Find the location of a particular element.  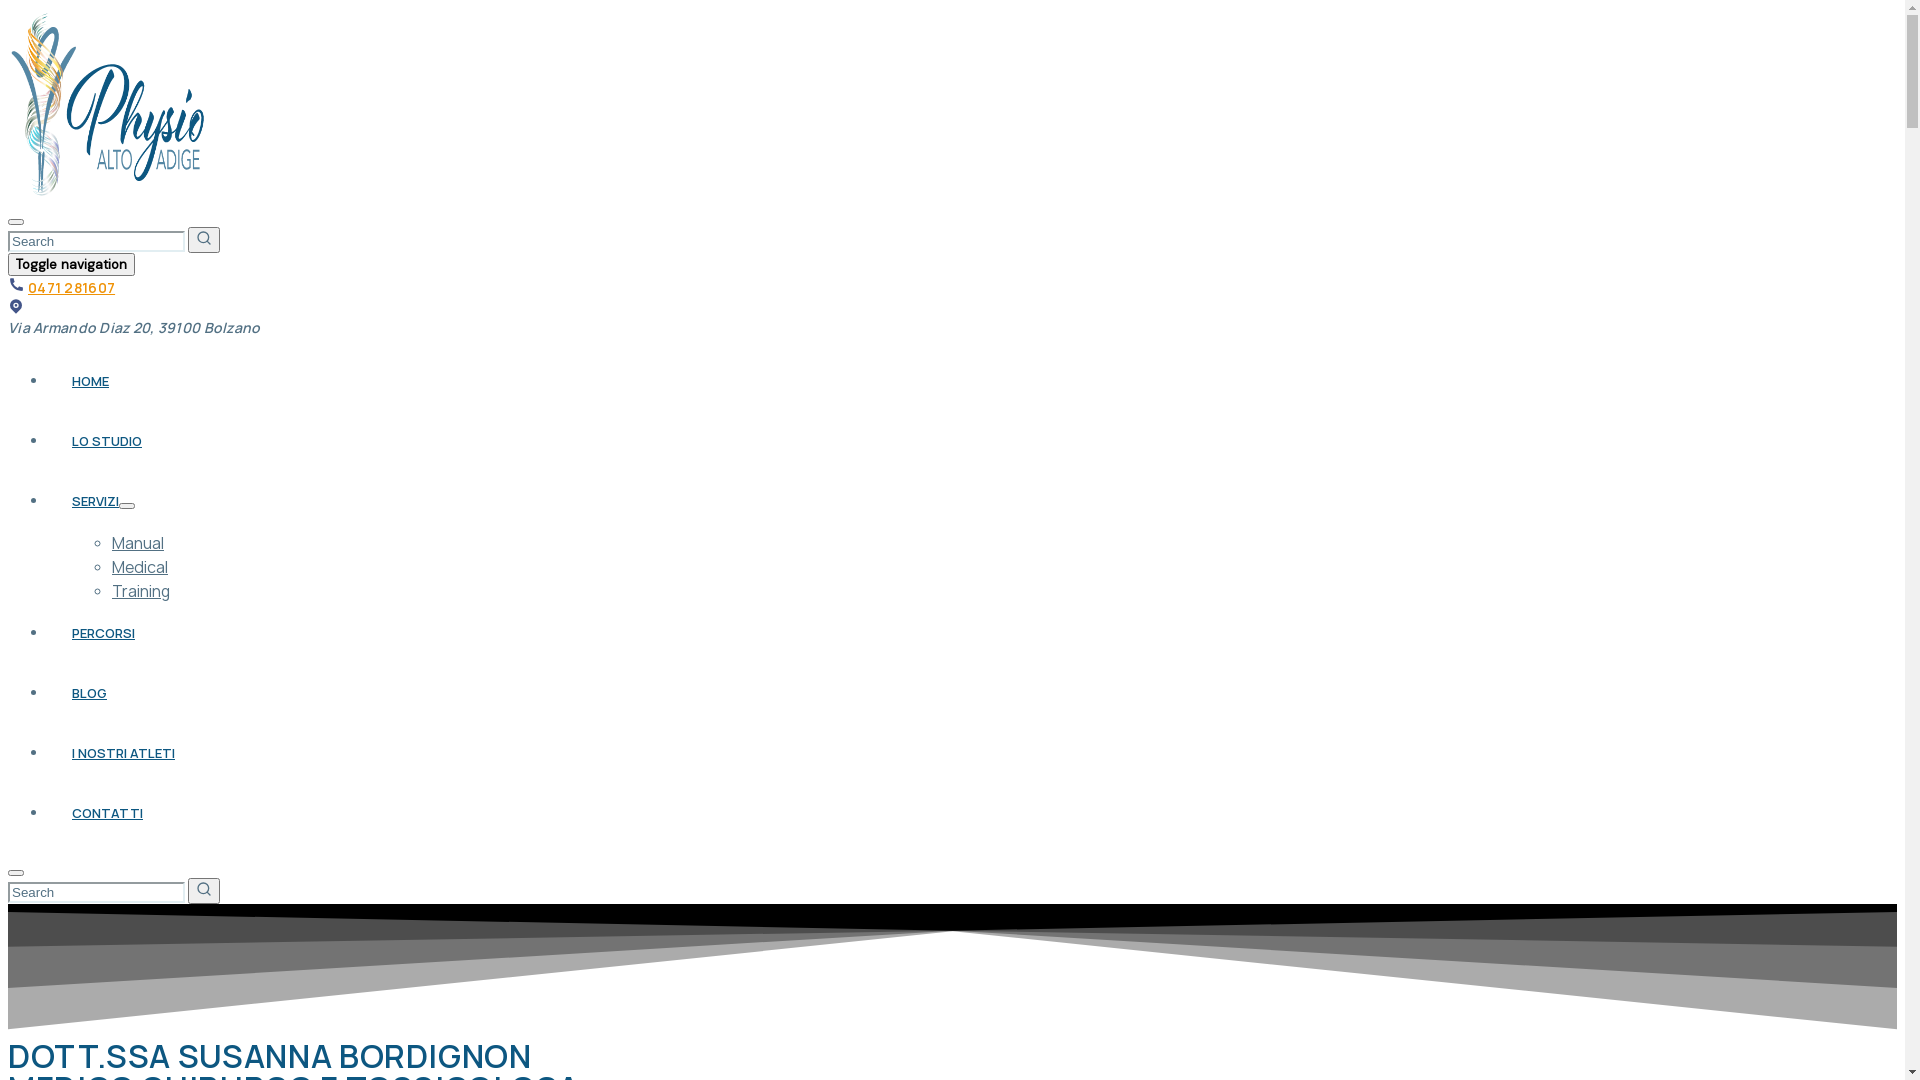

'Open Search' is located at coordinates (8, 222).